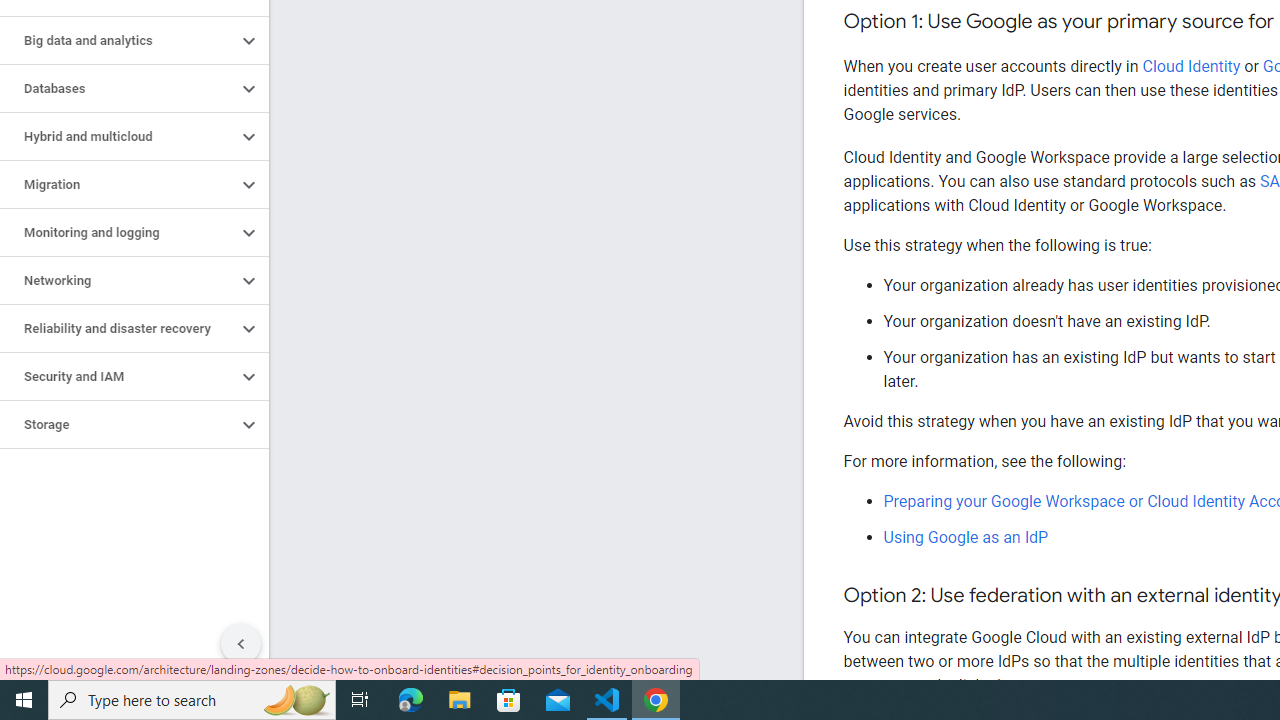 The image size is (1280, 720). Describe the element at coordinates (117, 328) in the screenshot. I see `'Reliability and disaster recovery'` at that location.